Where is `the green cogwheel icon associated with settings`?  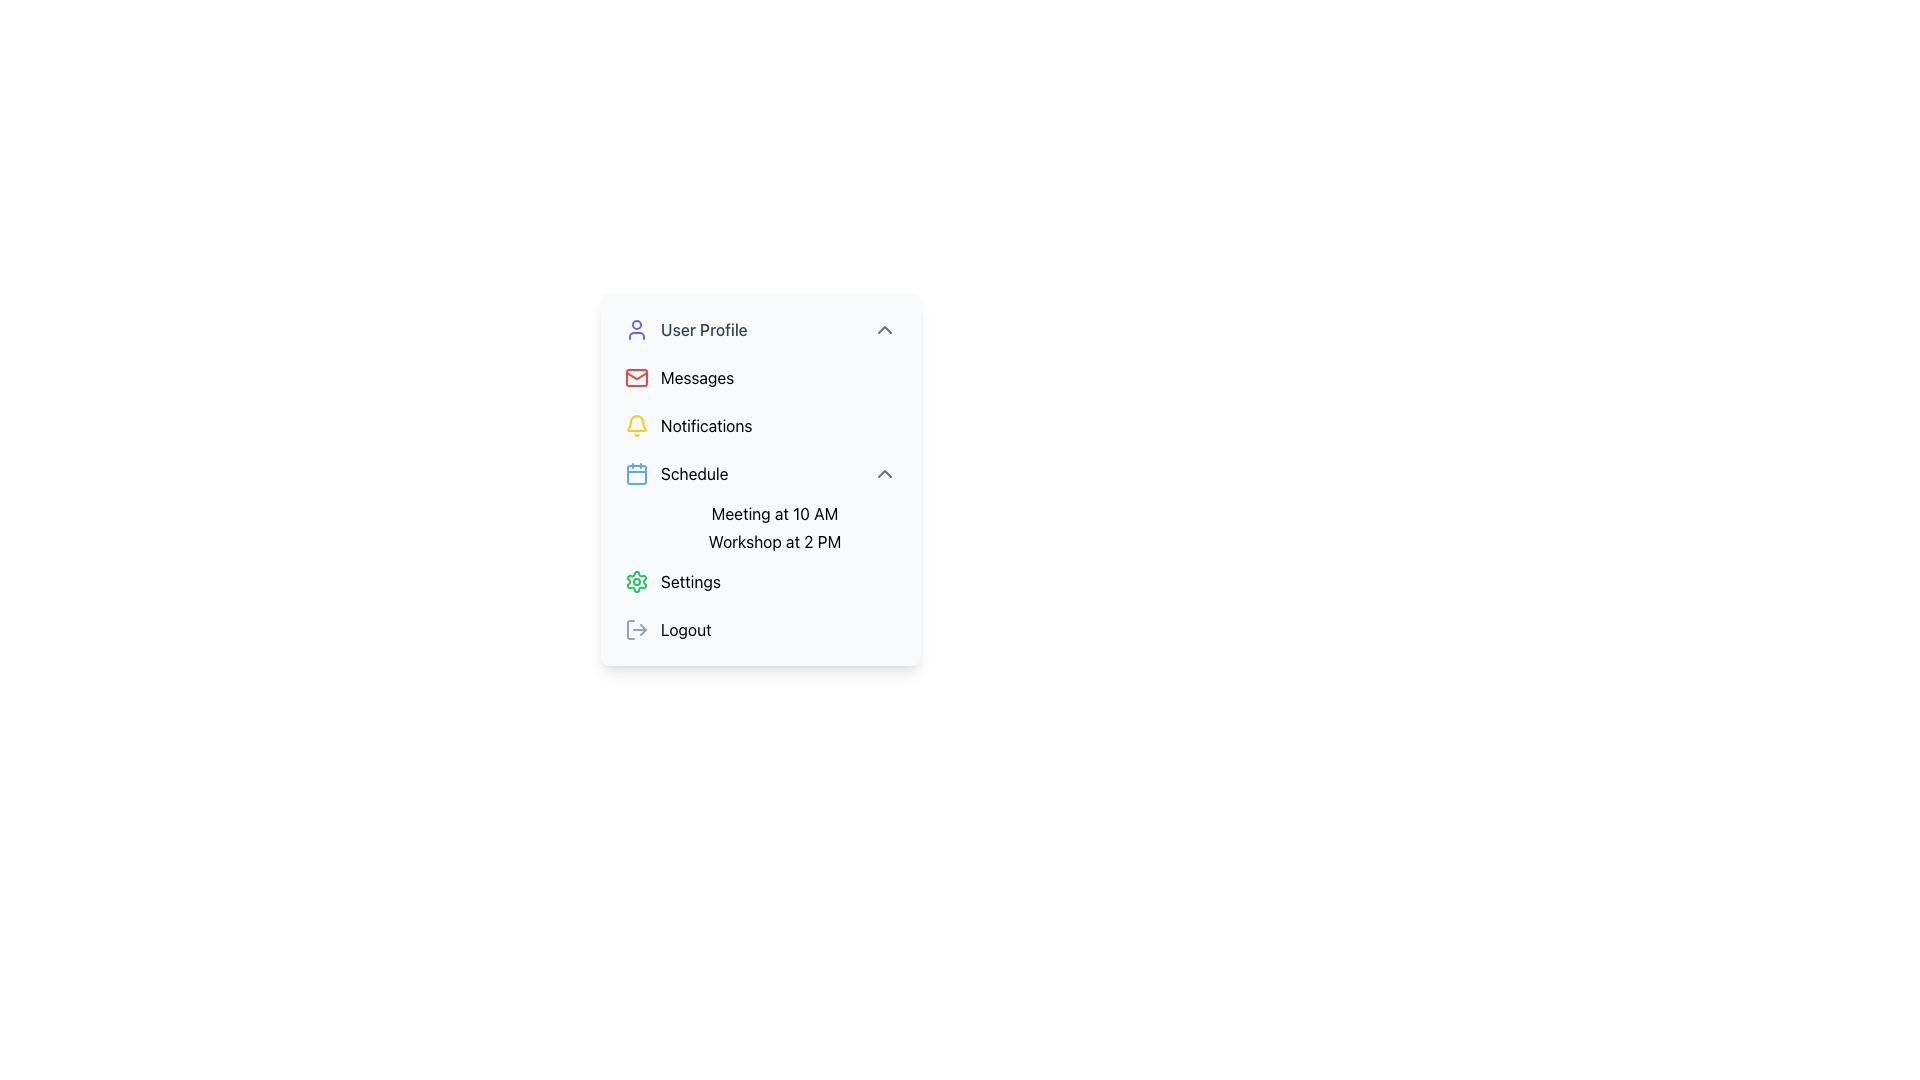
the green cogwheel icon associated with settings is located at coordinates (636, 582).